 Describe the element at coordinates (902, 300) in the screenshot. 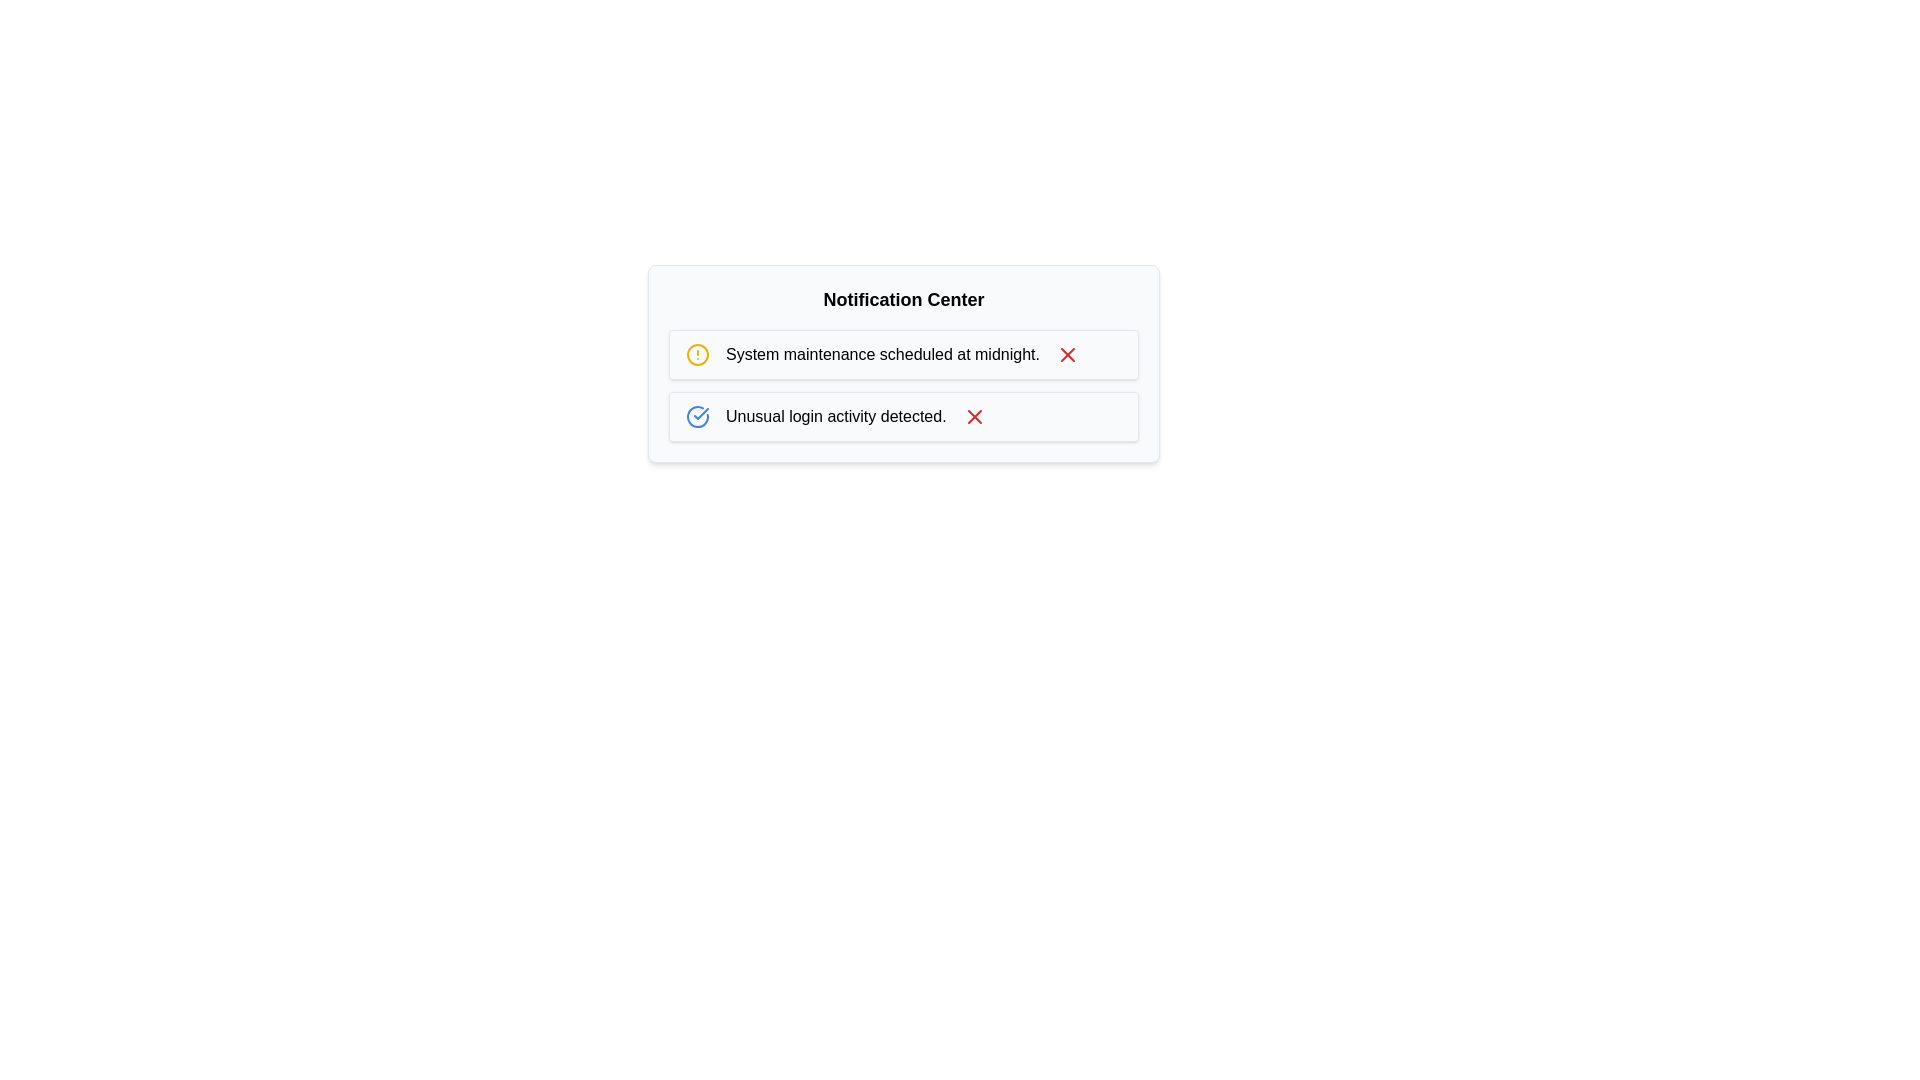

I see `the Text Label which serves as the title of the notification card, positioned at the top of the card layout` at that location.